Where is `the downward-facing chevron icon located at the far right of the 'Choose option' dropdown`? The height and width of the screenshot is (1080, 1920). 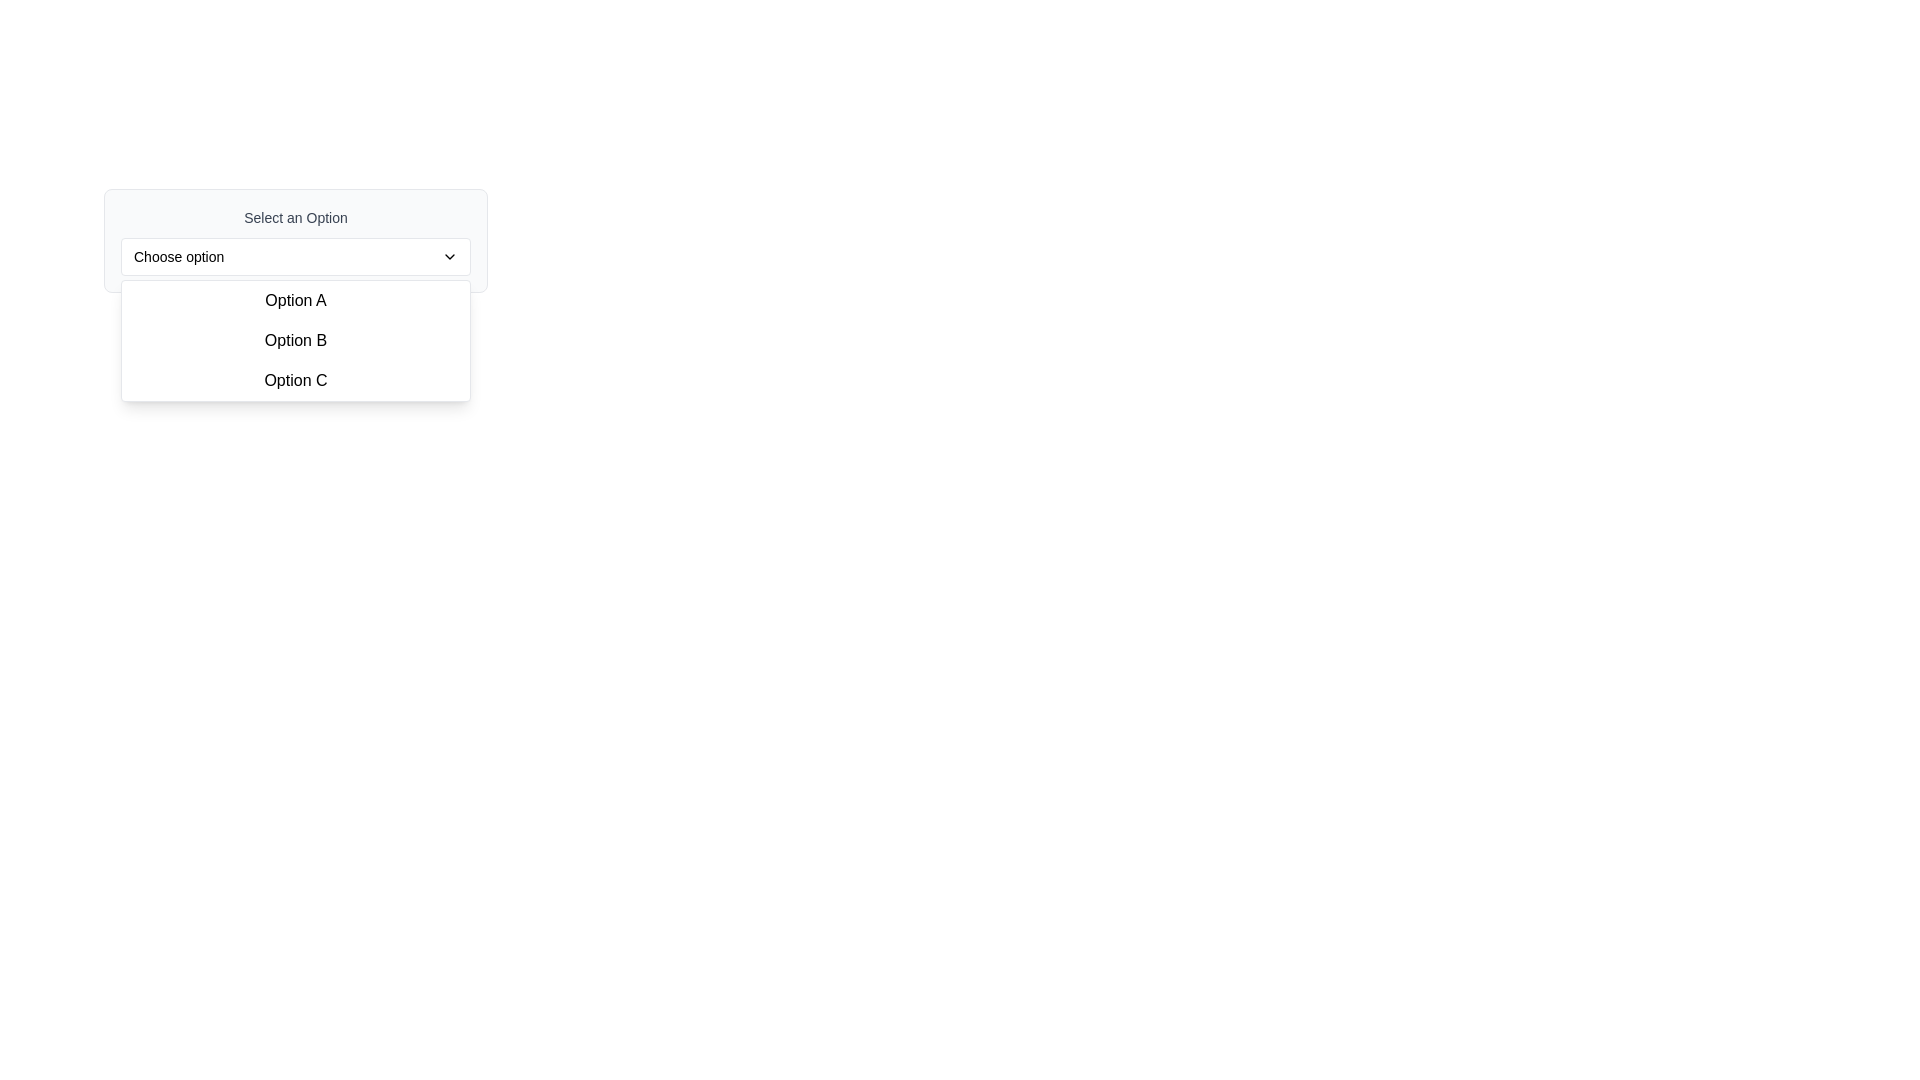 the downward-facing chevron icon located at the far right of the 'Choose option' dropdown is located at coordinates (449, 256).